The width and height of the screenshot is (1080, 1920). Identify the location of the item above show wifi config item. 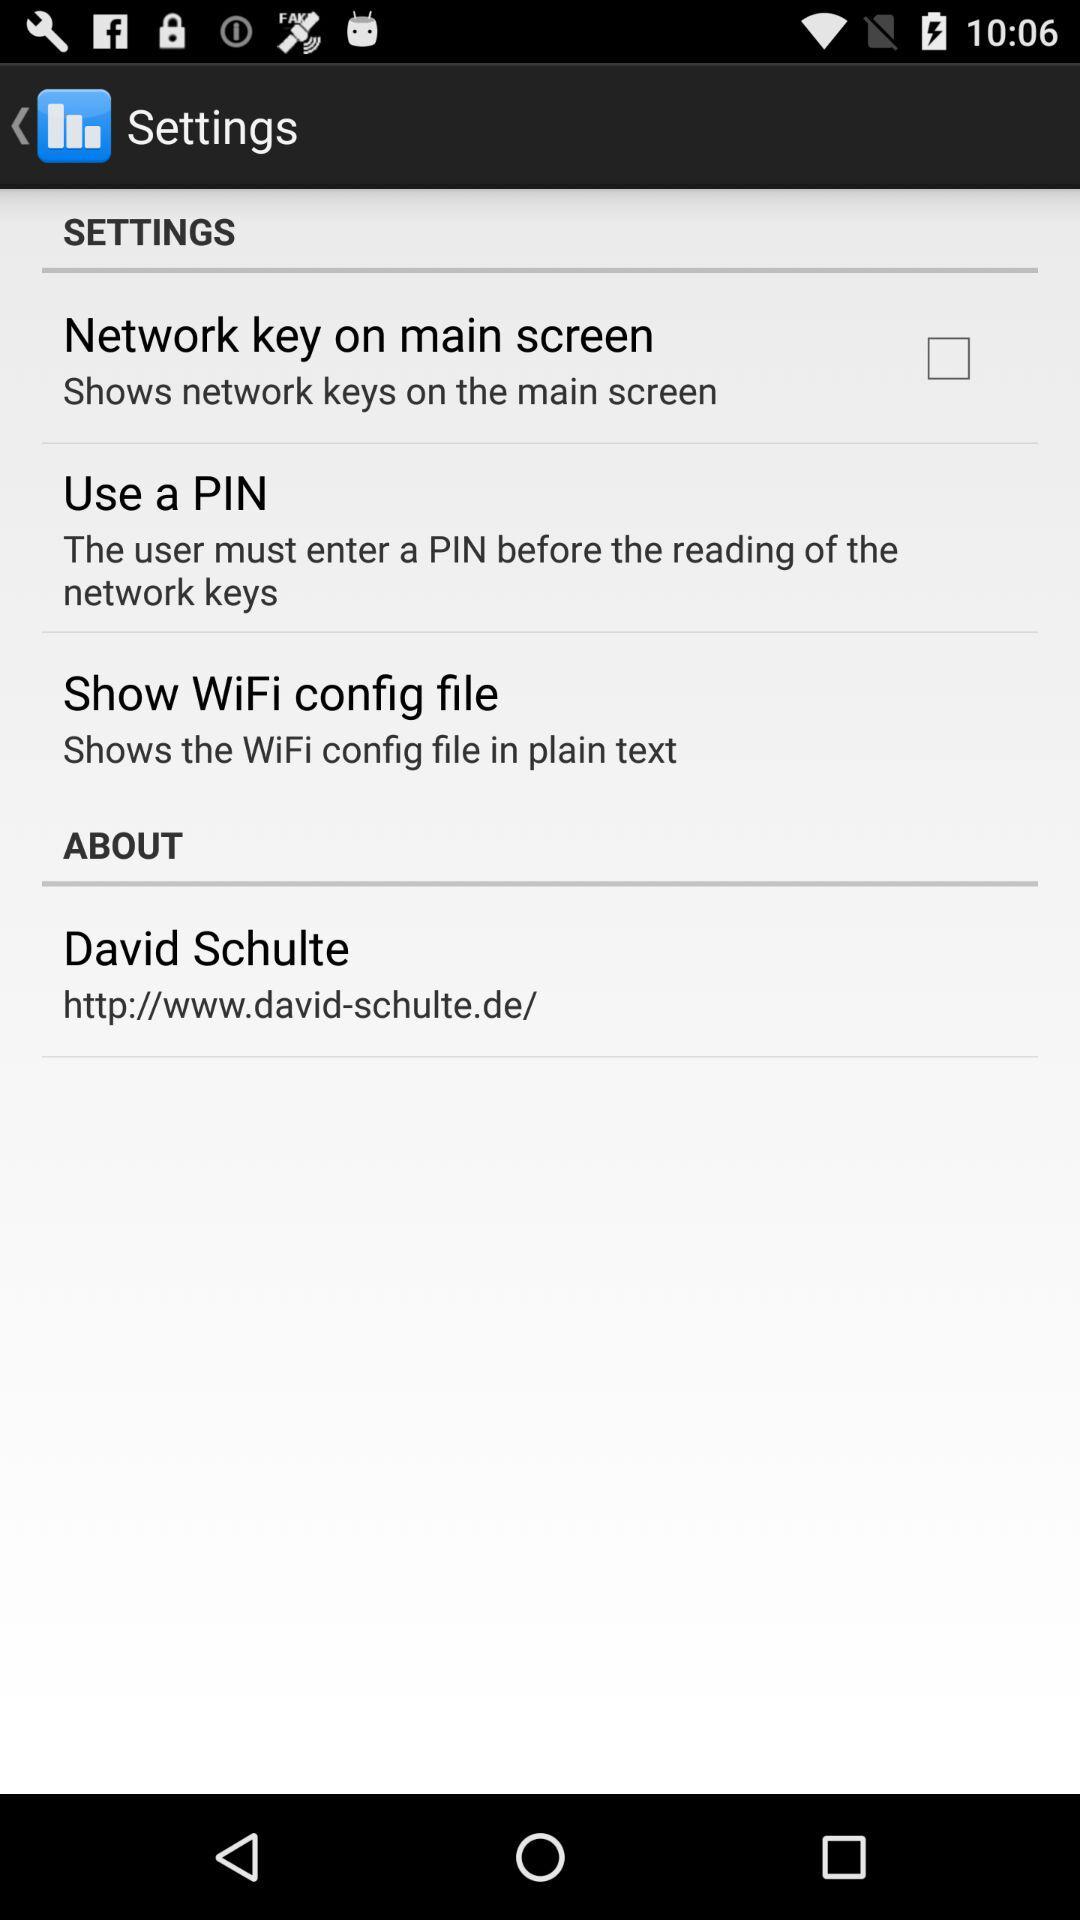
(525, 568).